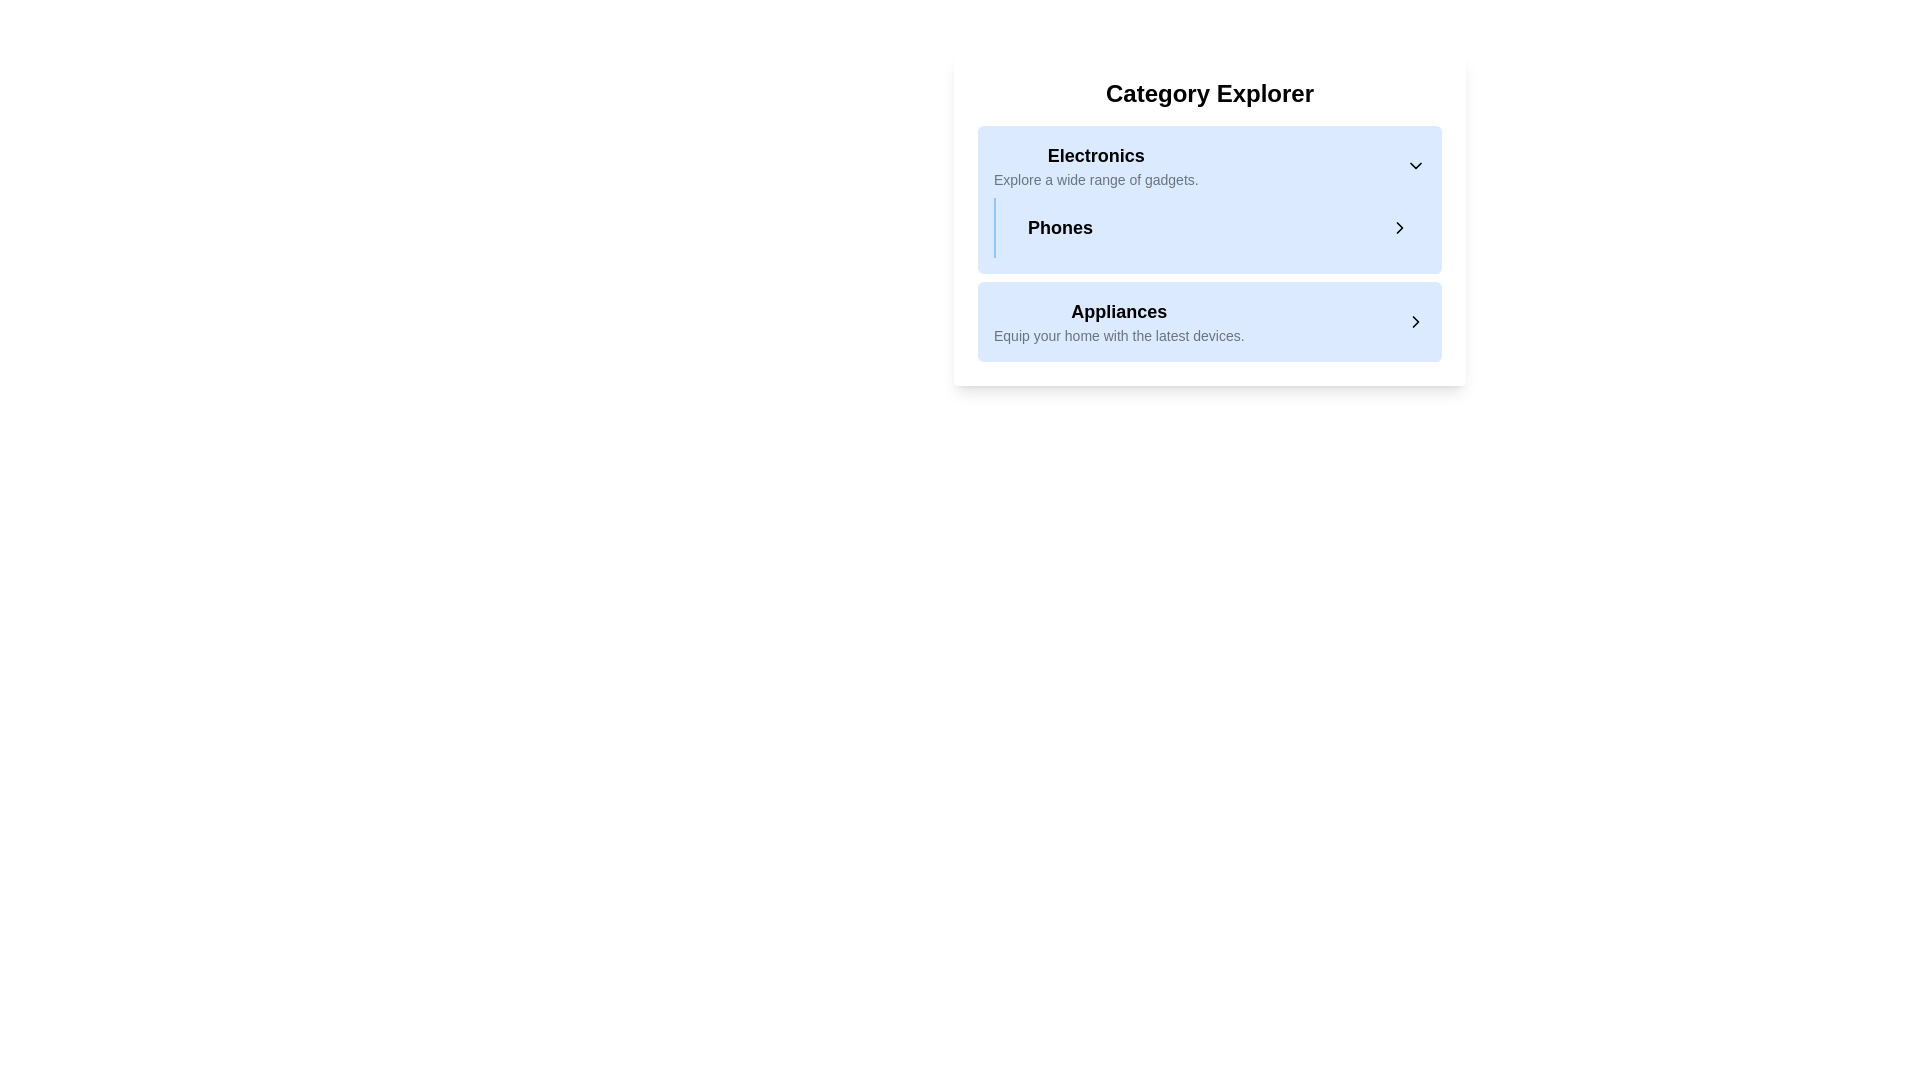  What do you see at coordinates (1415, 164) in the screenshot?
I see `the dropdown icon on the far right side of the 'Electronics' category section` at bounding box center [1415, 164].